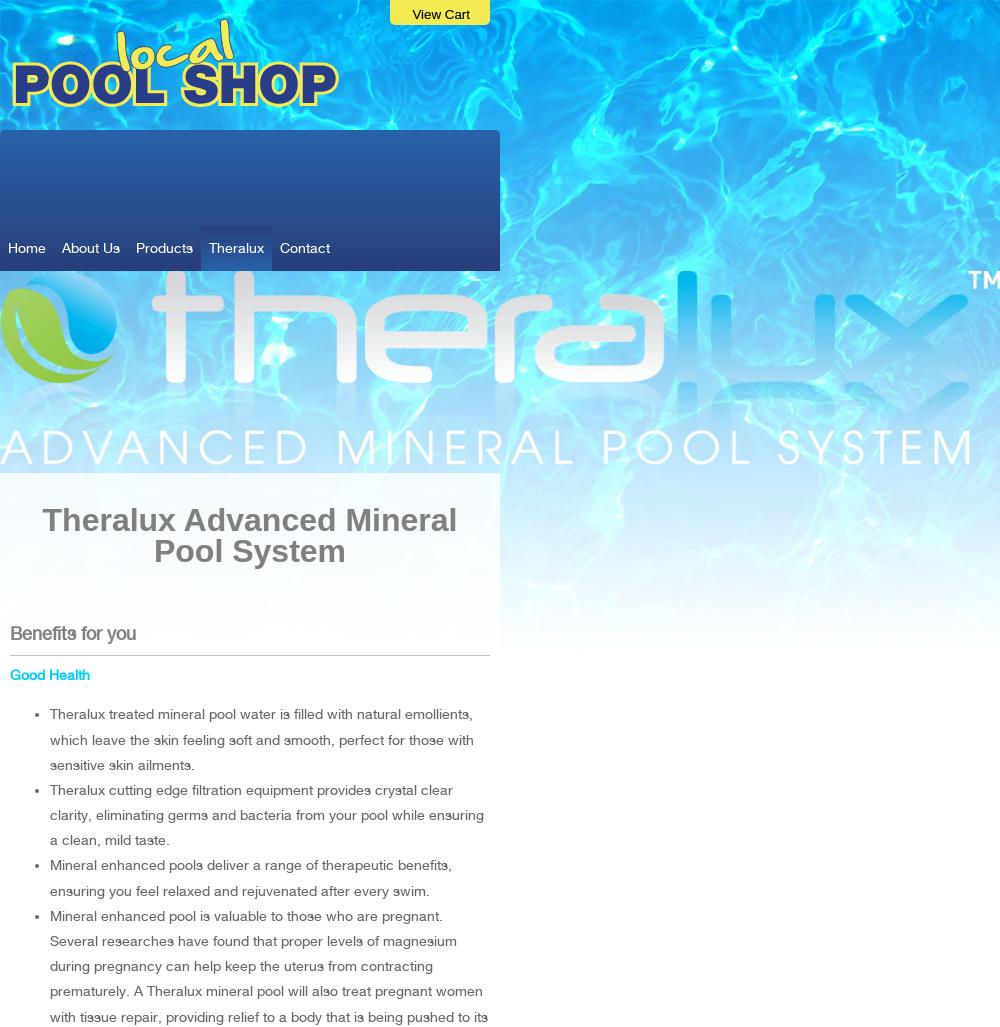 The height and width of the screenshot is (1027, 1000). What do you see at coordinates (235, 246) in the screenshot?
I see `'Theralux'` at bounding box center [235, 246].